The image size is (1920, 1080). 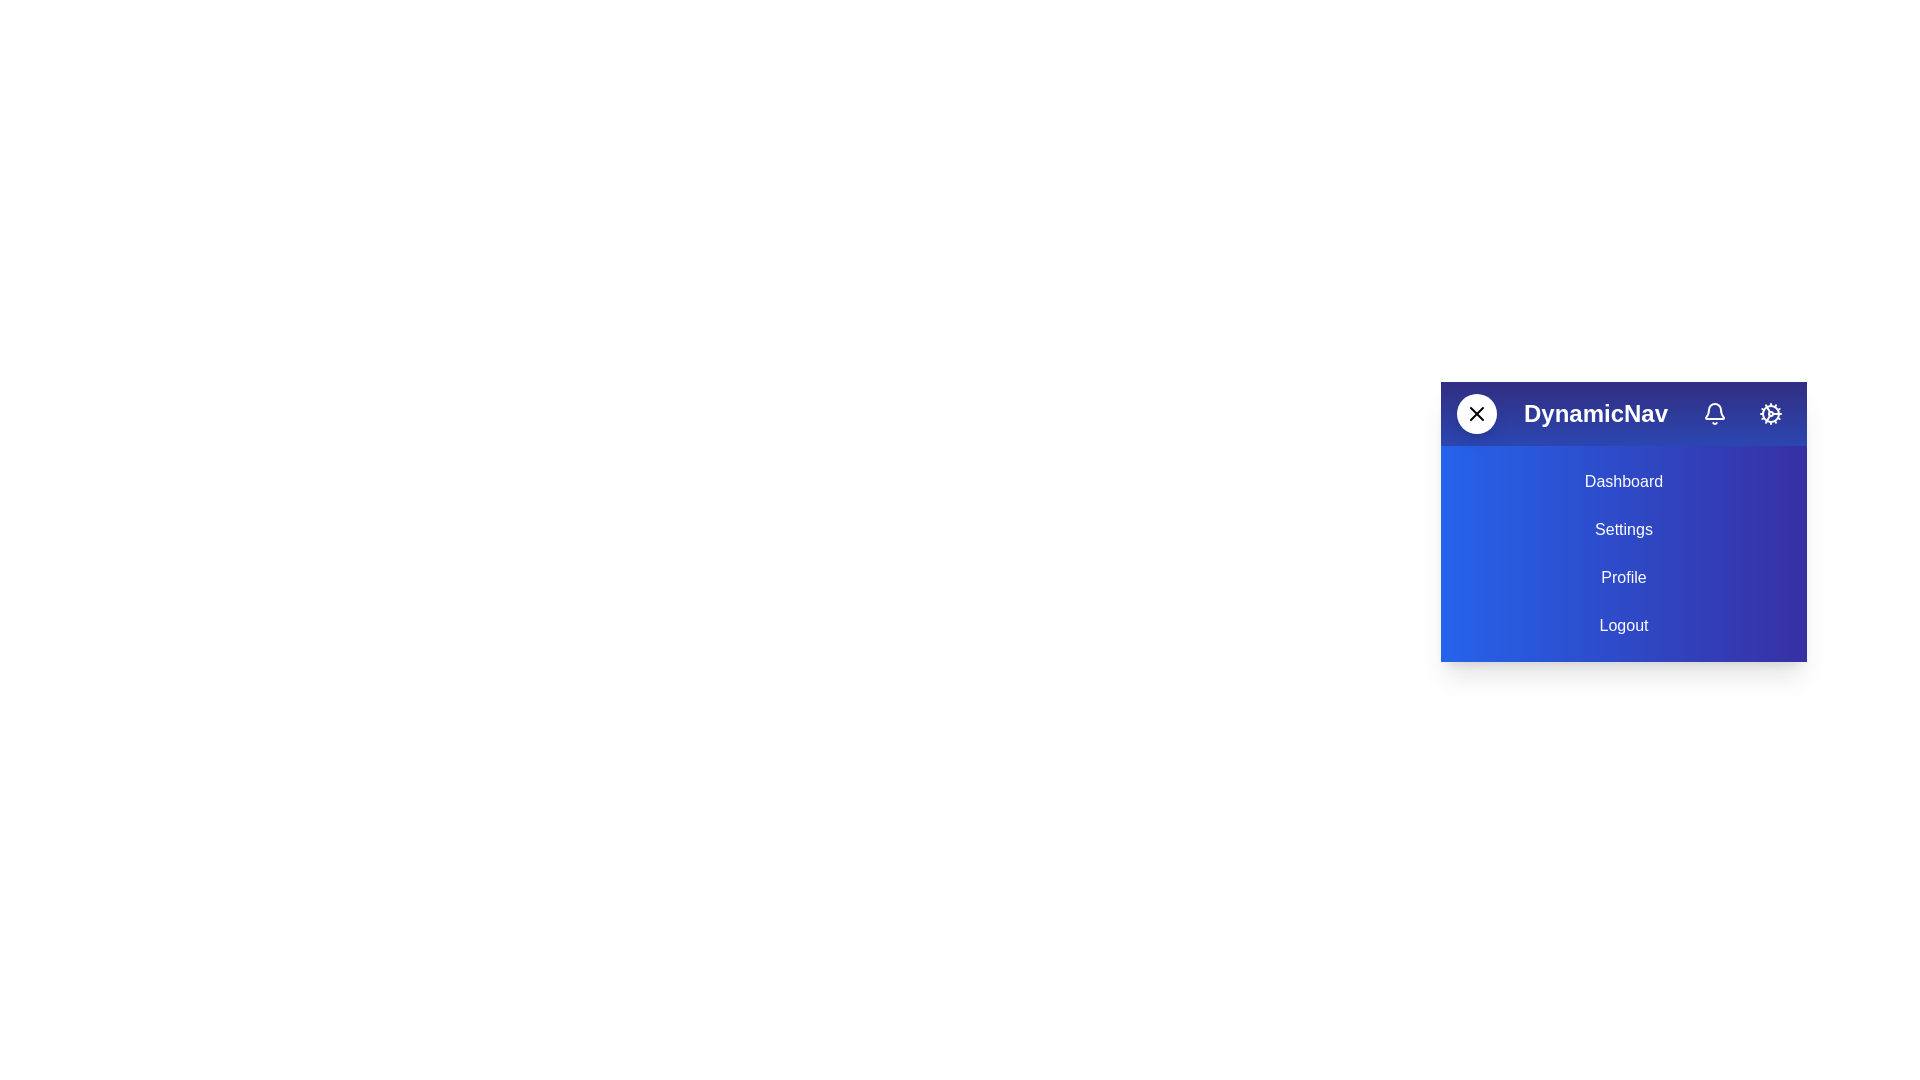 I want to click on the text element 'Settings' to select it, so click(x=1623, y=528).